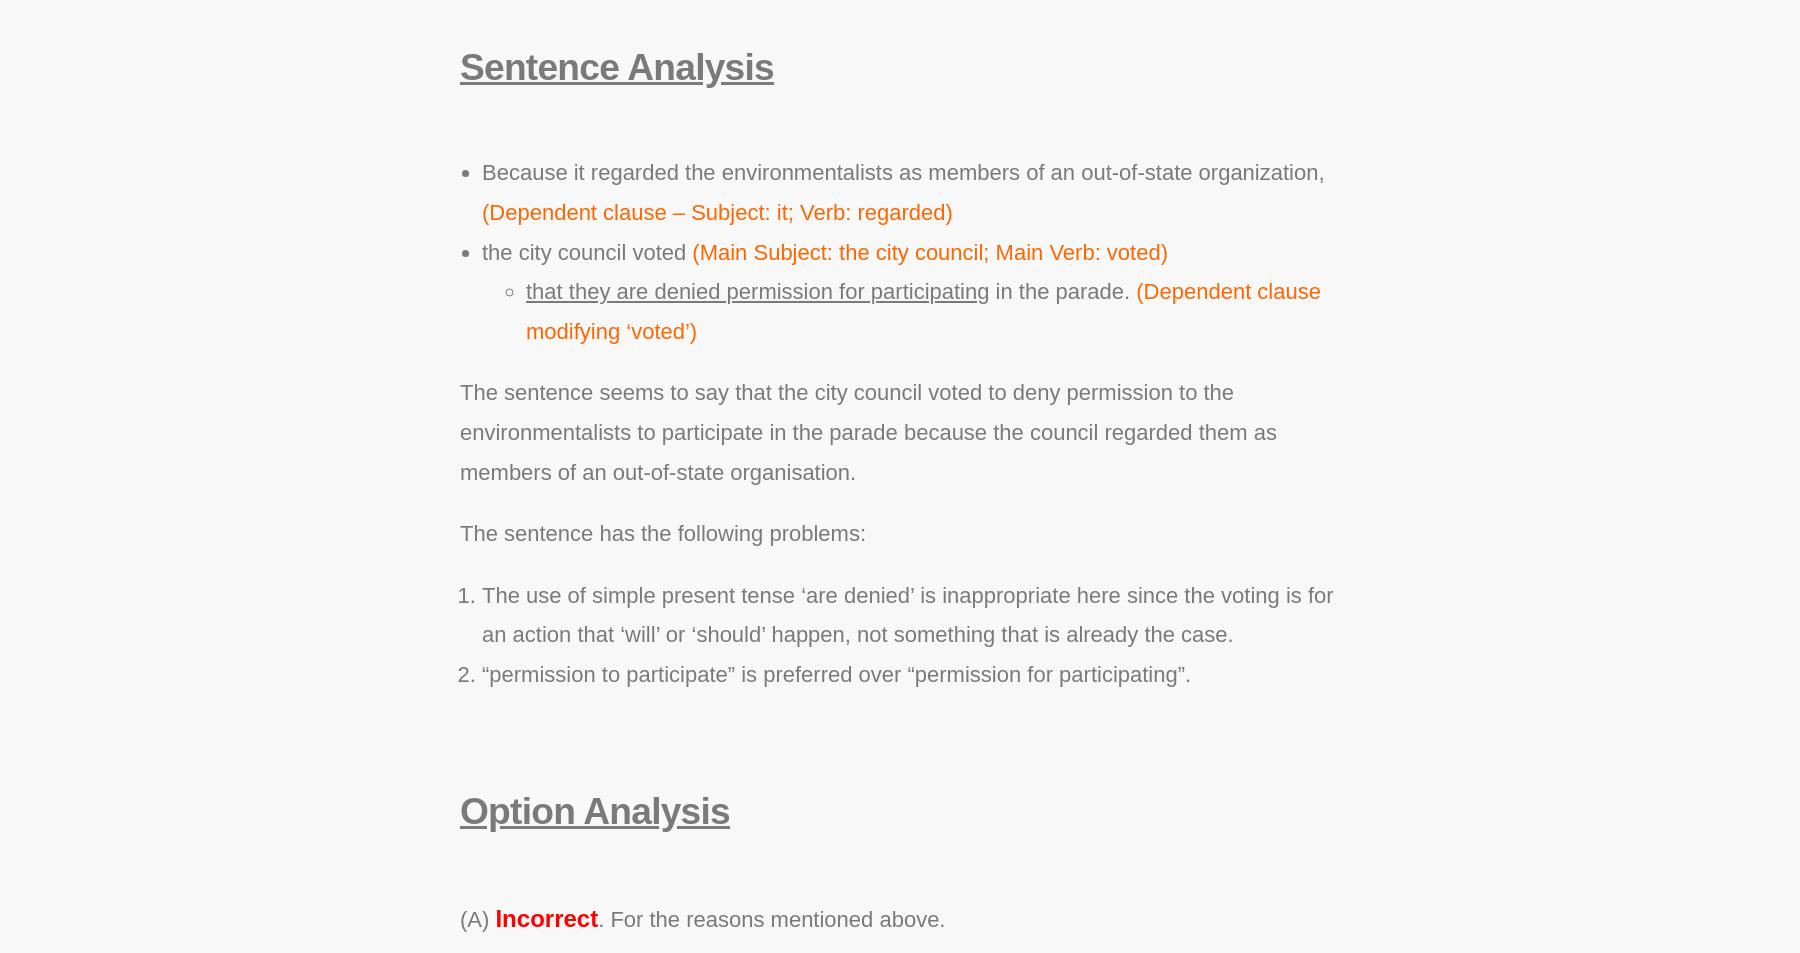  Describe the element at coordinates (481, 171) in the screenshot. I see `'Because it regarded the environmentalists as members of an out-of-state organization,'` at that location.